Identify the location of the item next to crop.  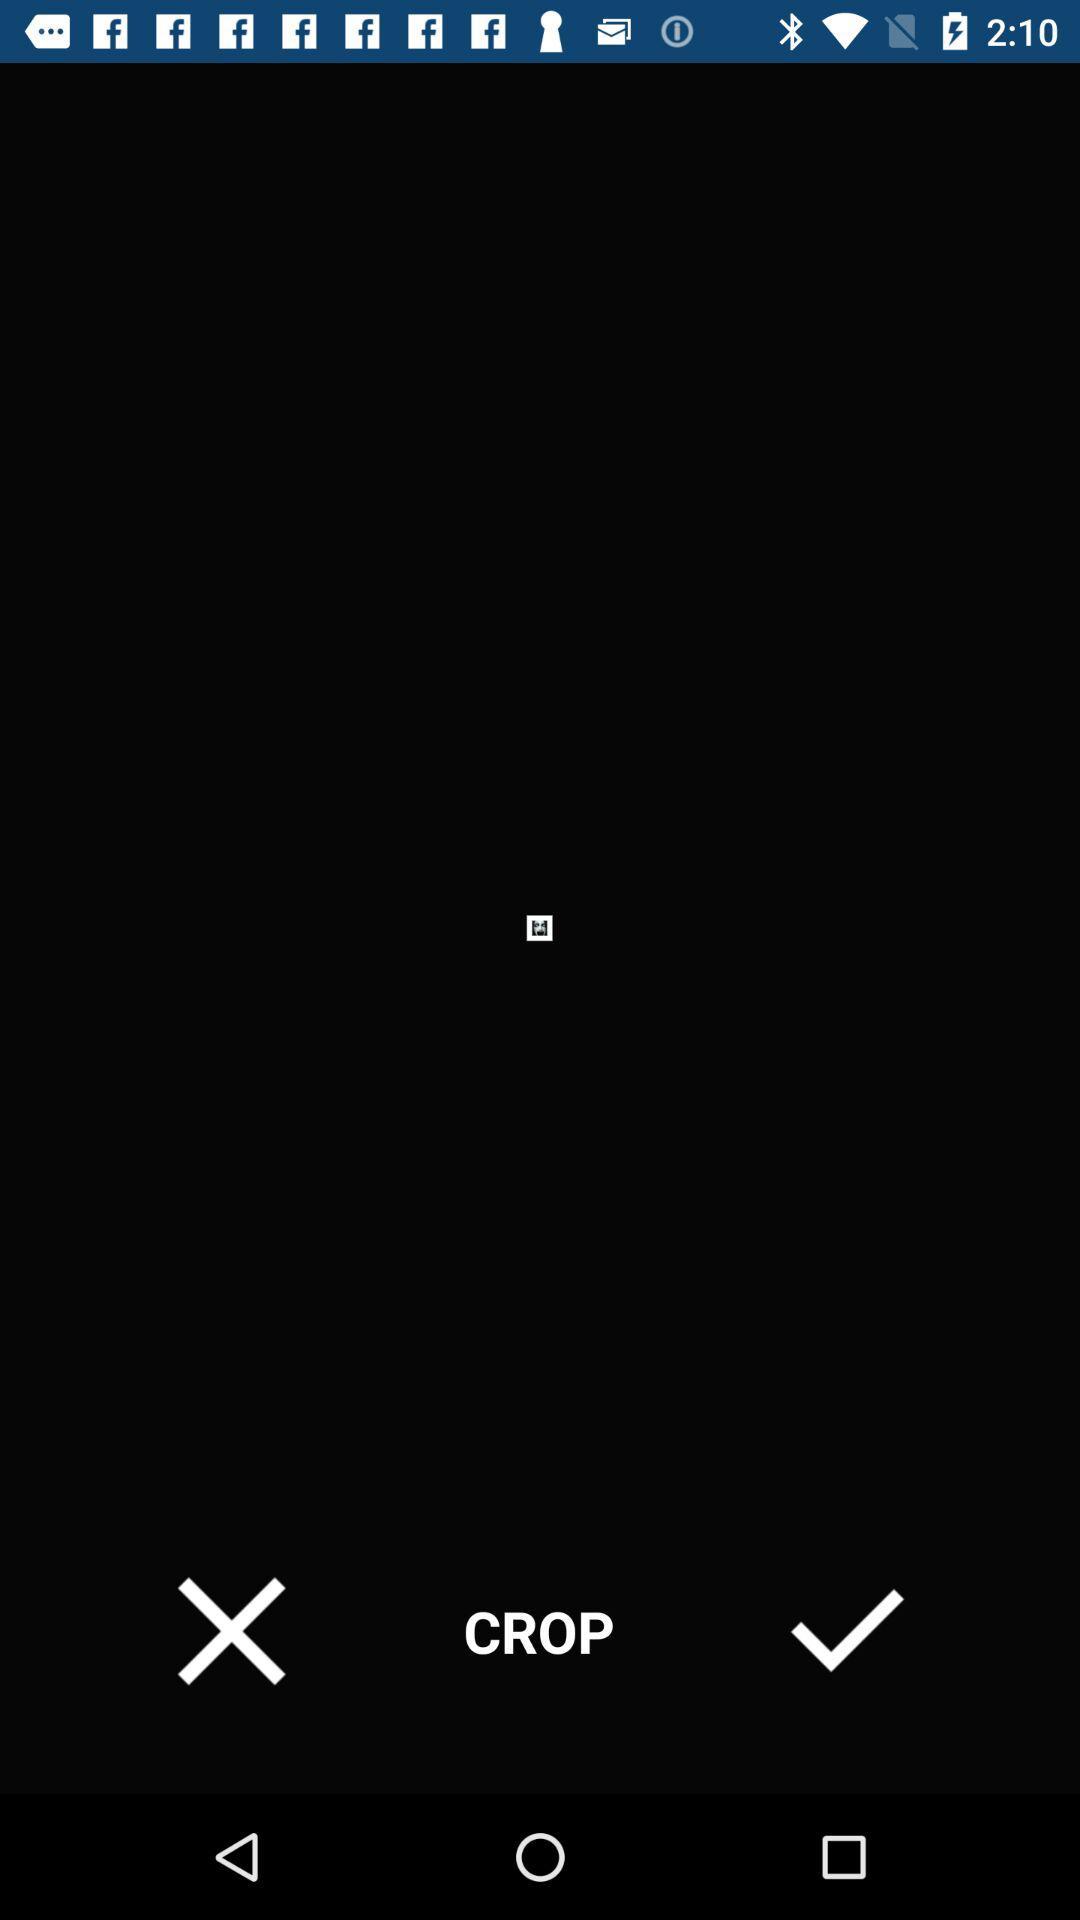
(847, 1631).